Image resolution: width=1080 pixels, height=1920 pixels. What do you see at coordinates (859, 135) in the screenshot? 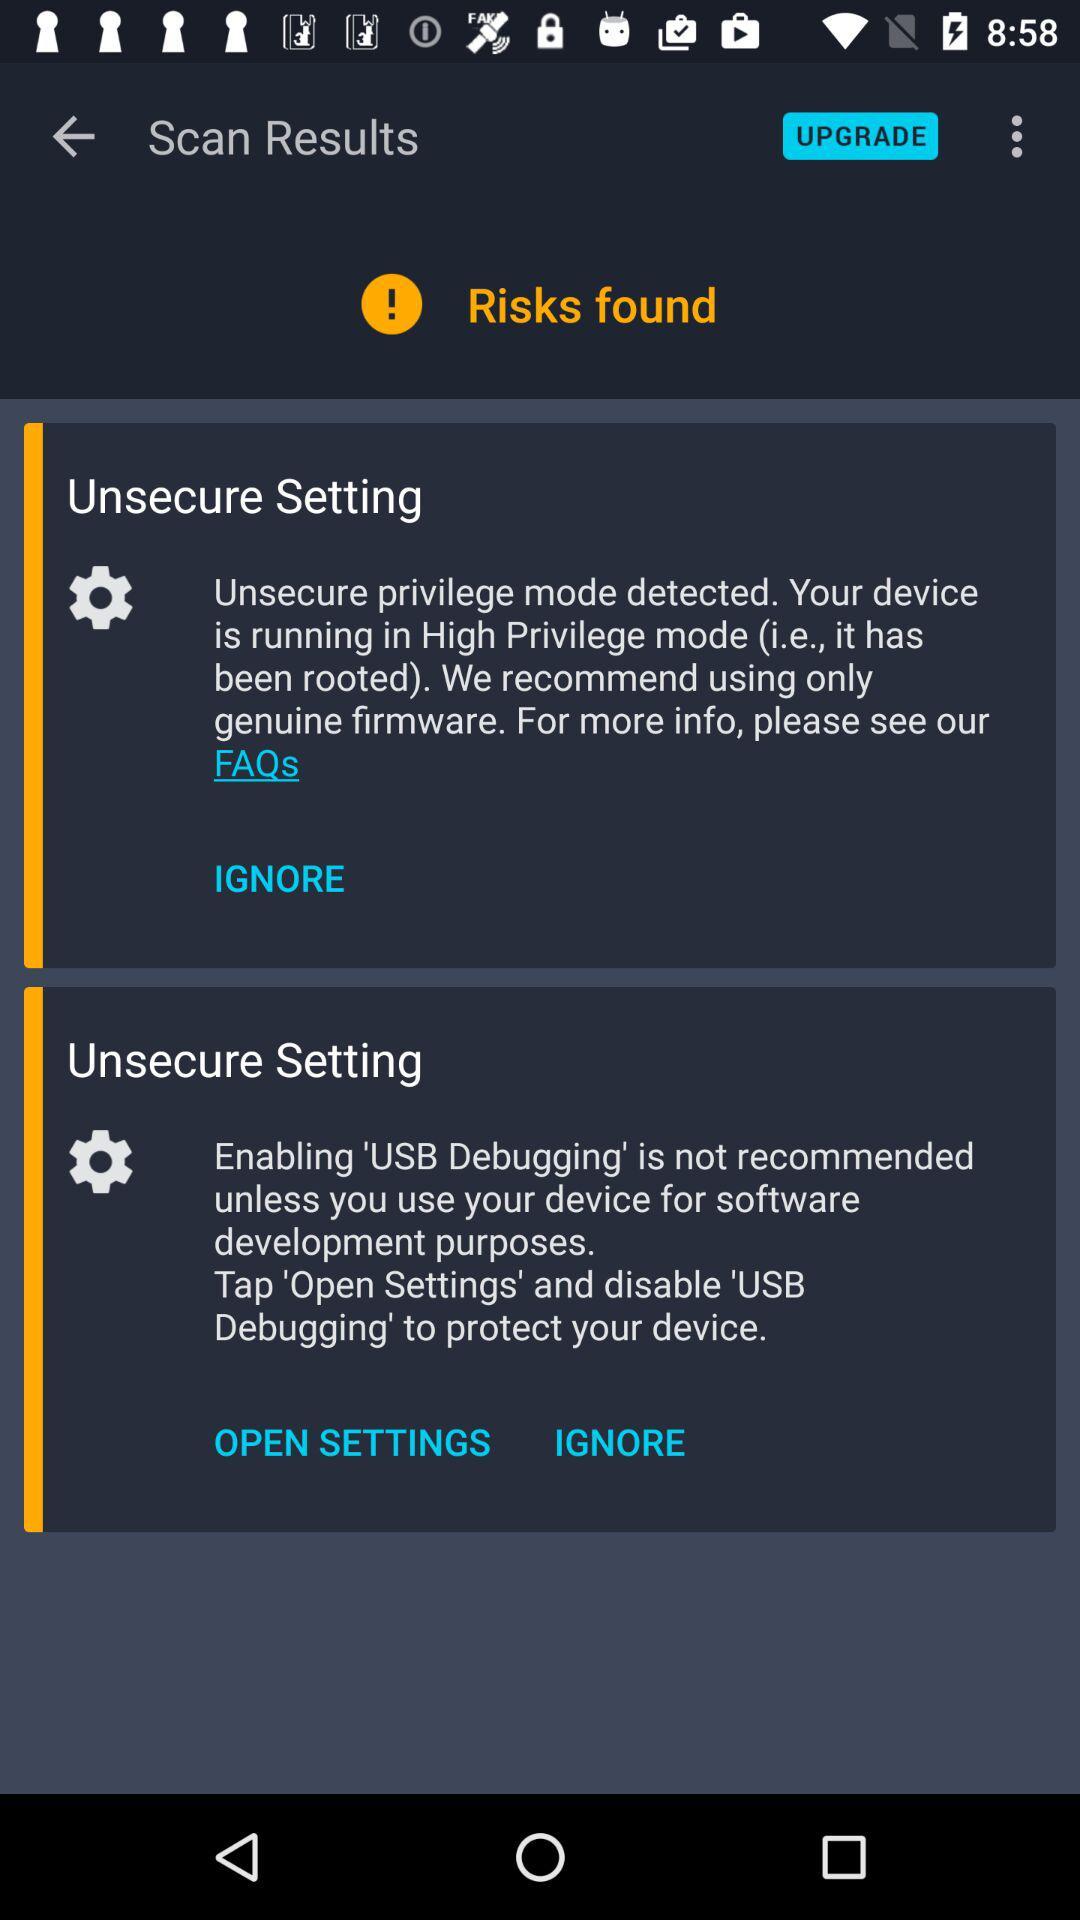
I see `item next to the scan results icon` at bounding box center [859, 135].